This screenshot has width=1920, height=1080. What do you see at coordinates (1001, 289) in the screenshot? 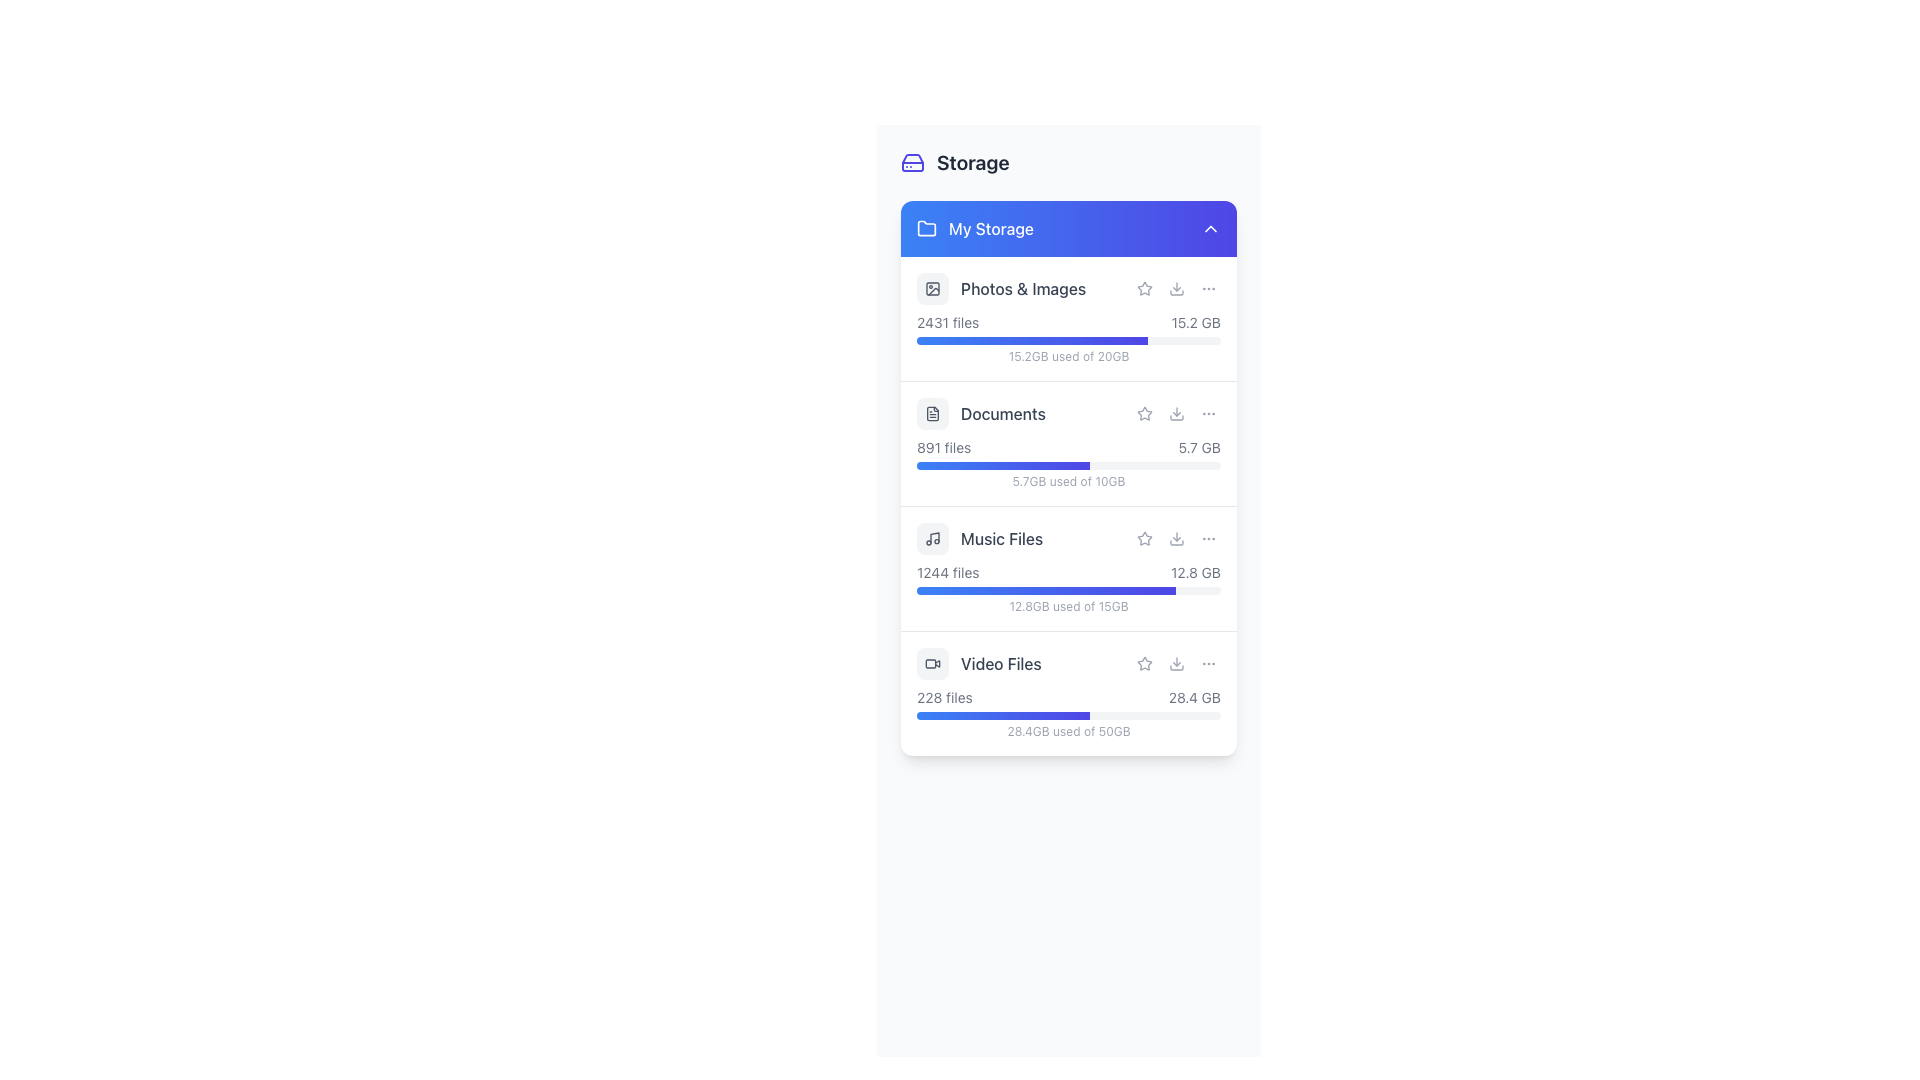
I see `the 'Photos & Images' labeled section with an image icon located under the 'My Storage' header` at bounding box center [1001, 289].